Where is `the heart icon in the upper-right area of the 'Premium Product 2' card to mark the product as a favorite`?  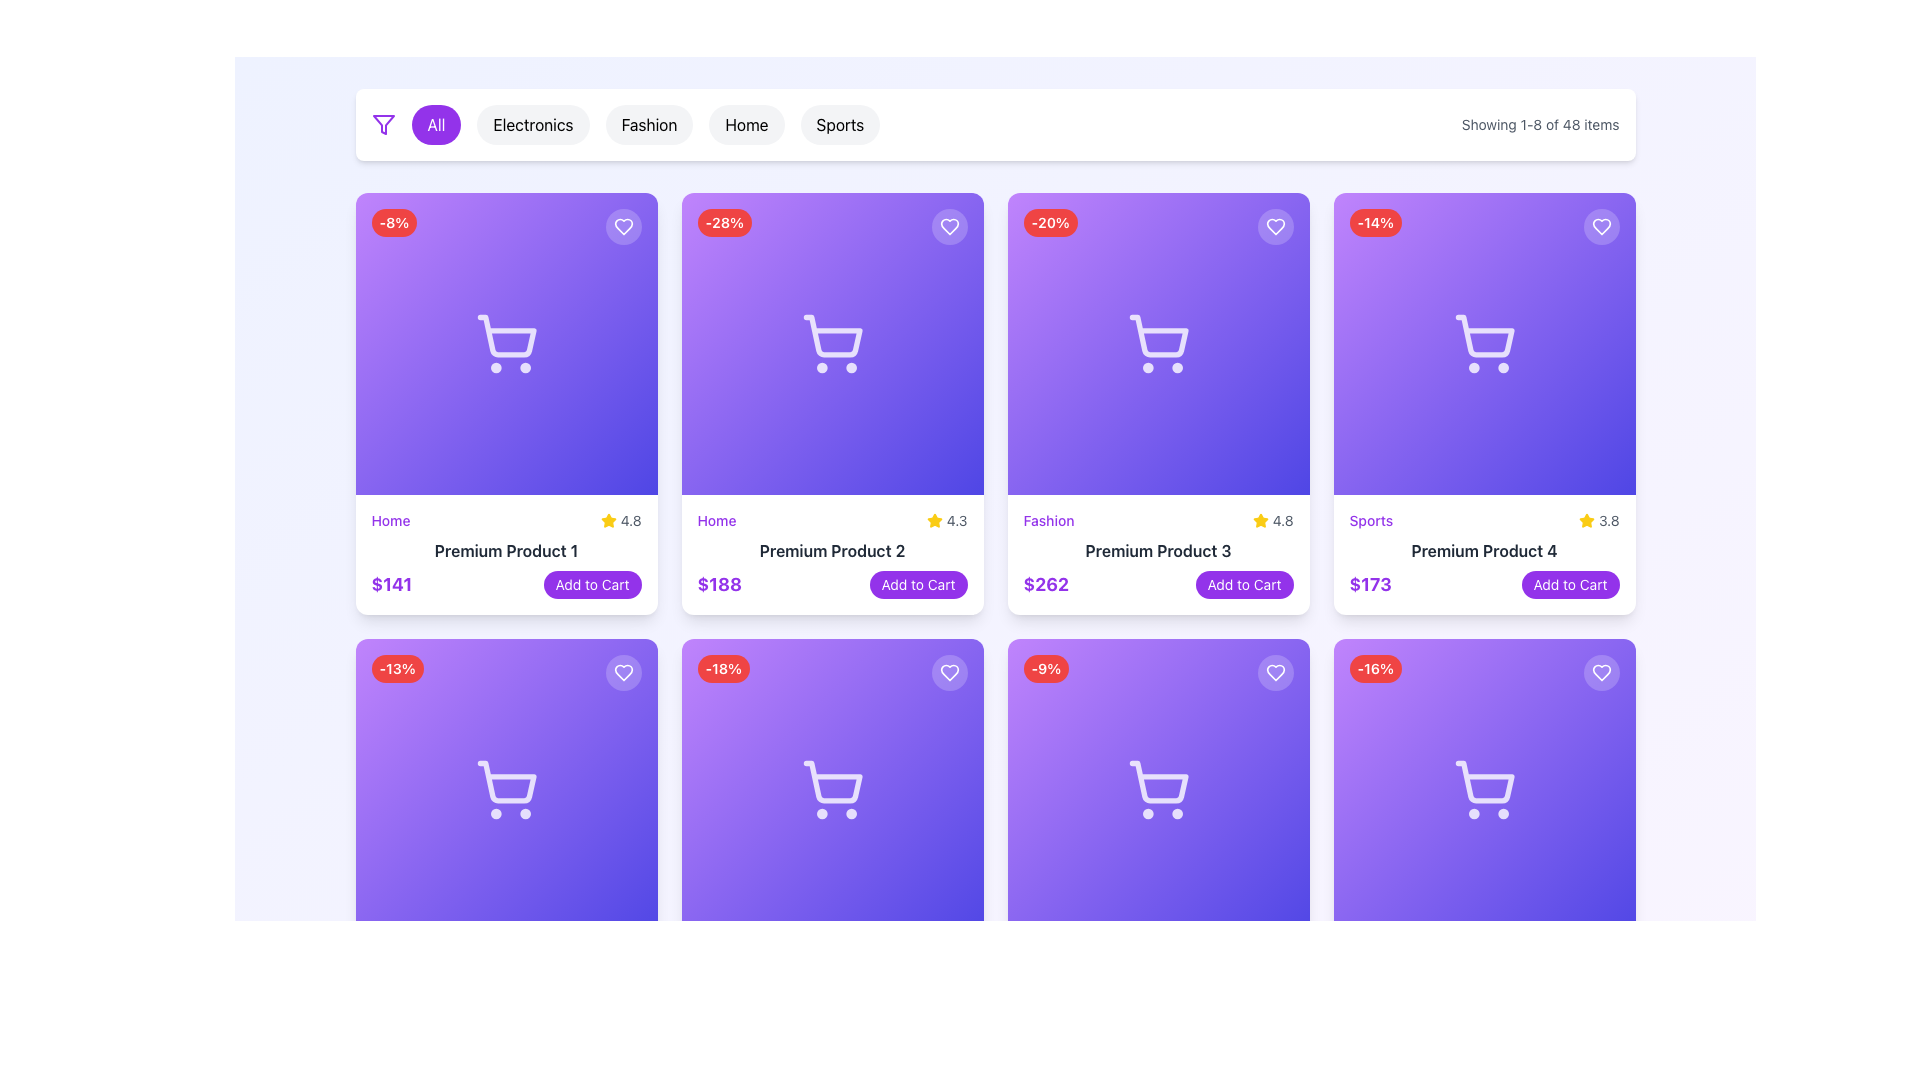
the heart icon in the upper-right area of the 'Premium Product 2' card to mark the product as a favorite is located at coordinates (948, 226).